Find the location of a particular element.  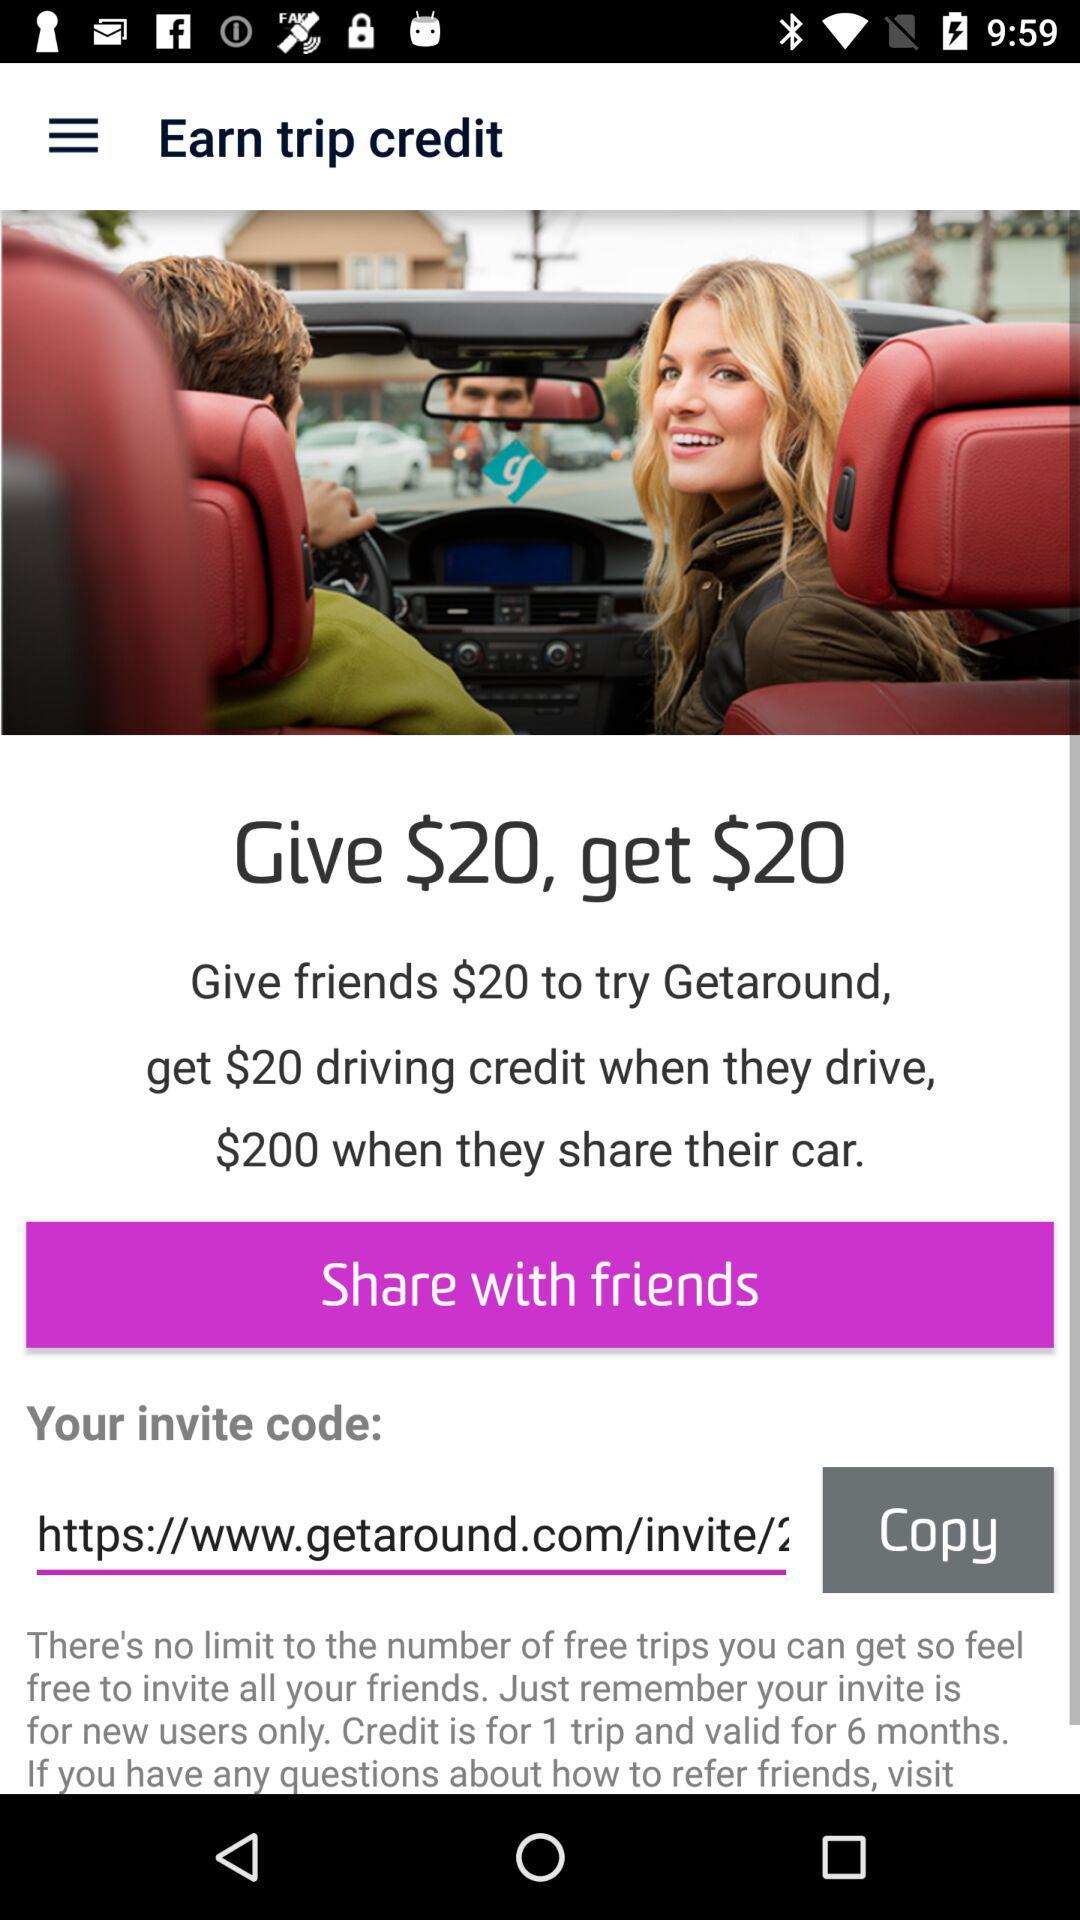

item above the there s no is located at coordinates (938, 1529).